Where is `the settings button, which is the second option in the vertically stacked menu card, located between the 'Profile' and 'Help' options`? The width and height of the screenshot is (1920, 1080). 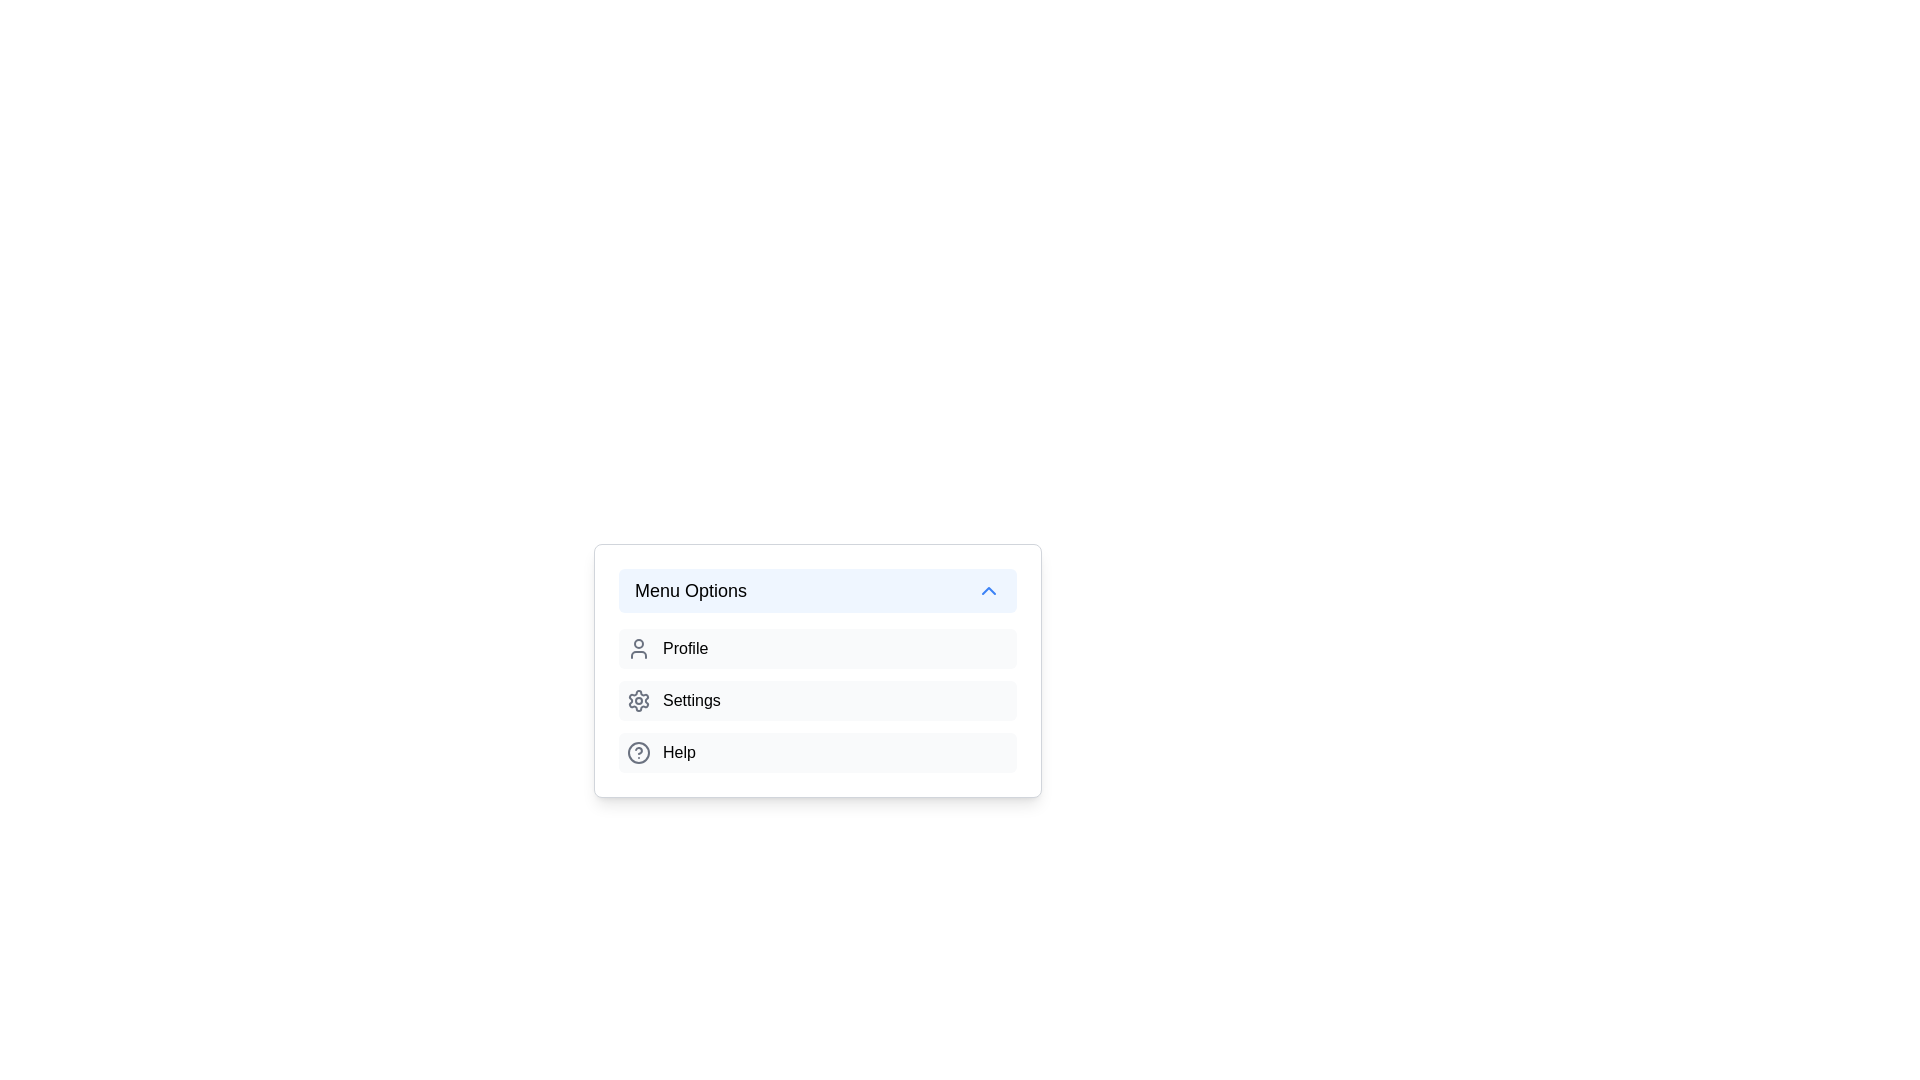
the settings button, which is the second option in the vertically stacked menu card, located between the 'Profile' and 'Help' options is located at coordinates (817, 700).